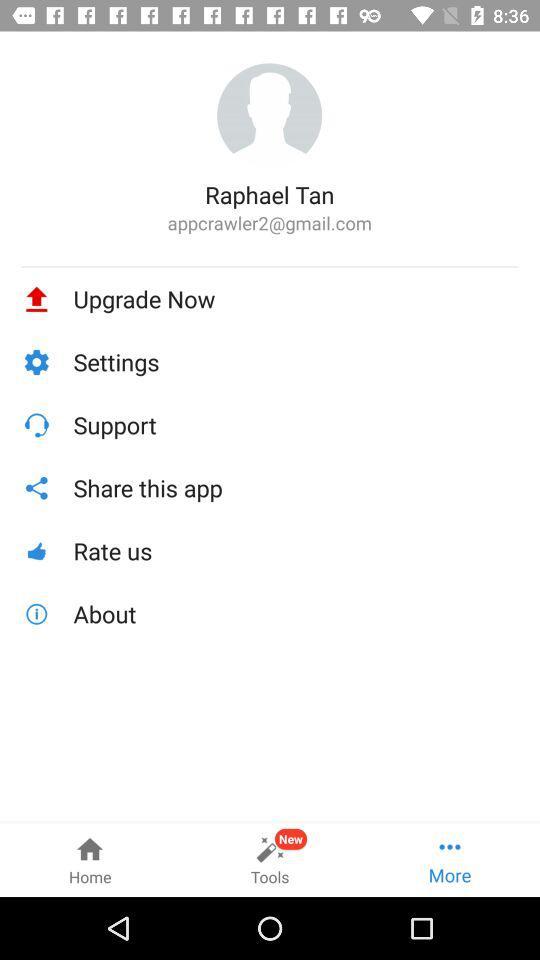  What do you see at coordinates (269, 194) in the screenshot?
I see `raphael tan icon` at bounding box center [269, 194].